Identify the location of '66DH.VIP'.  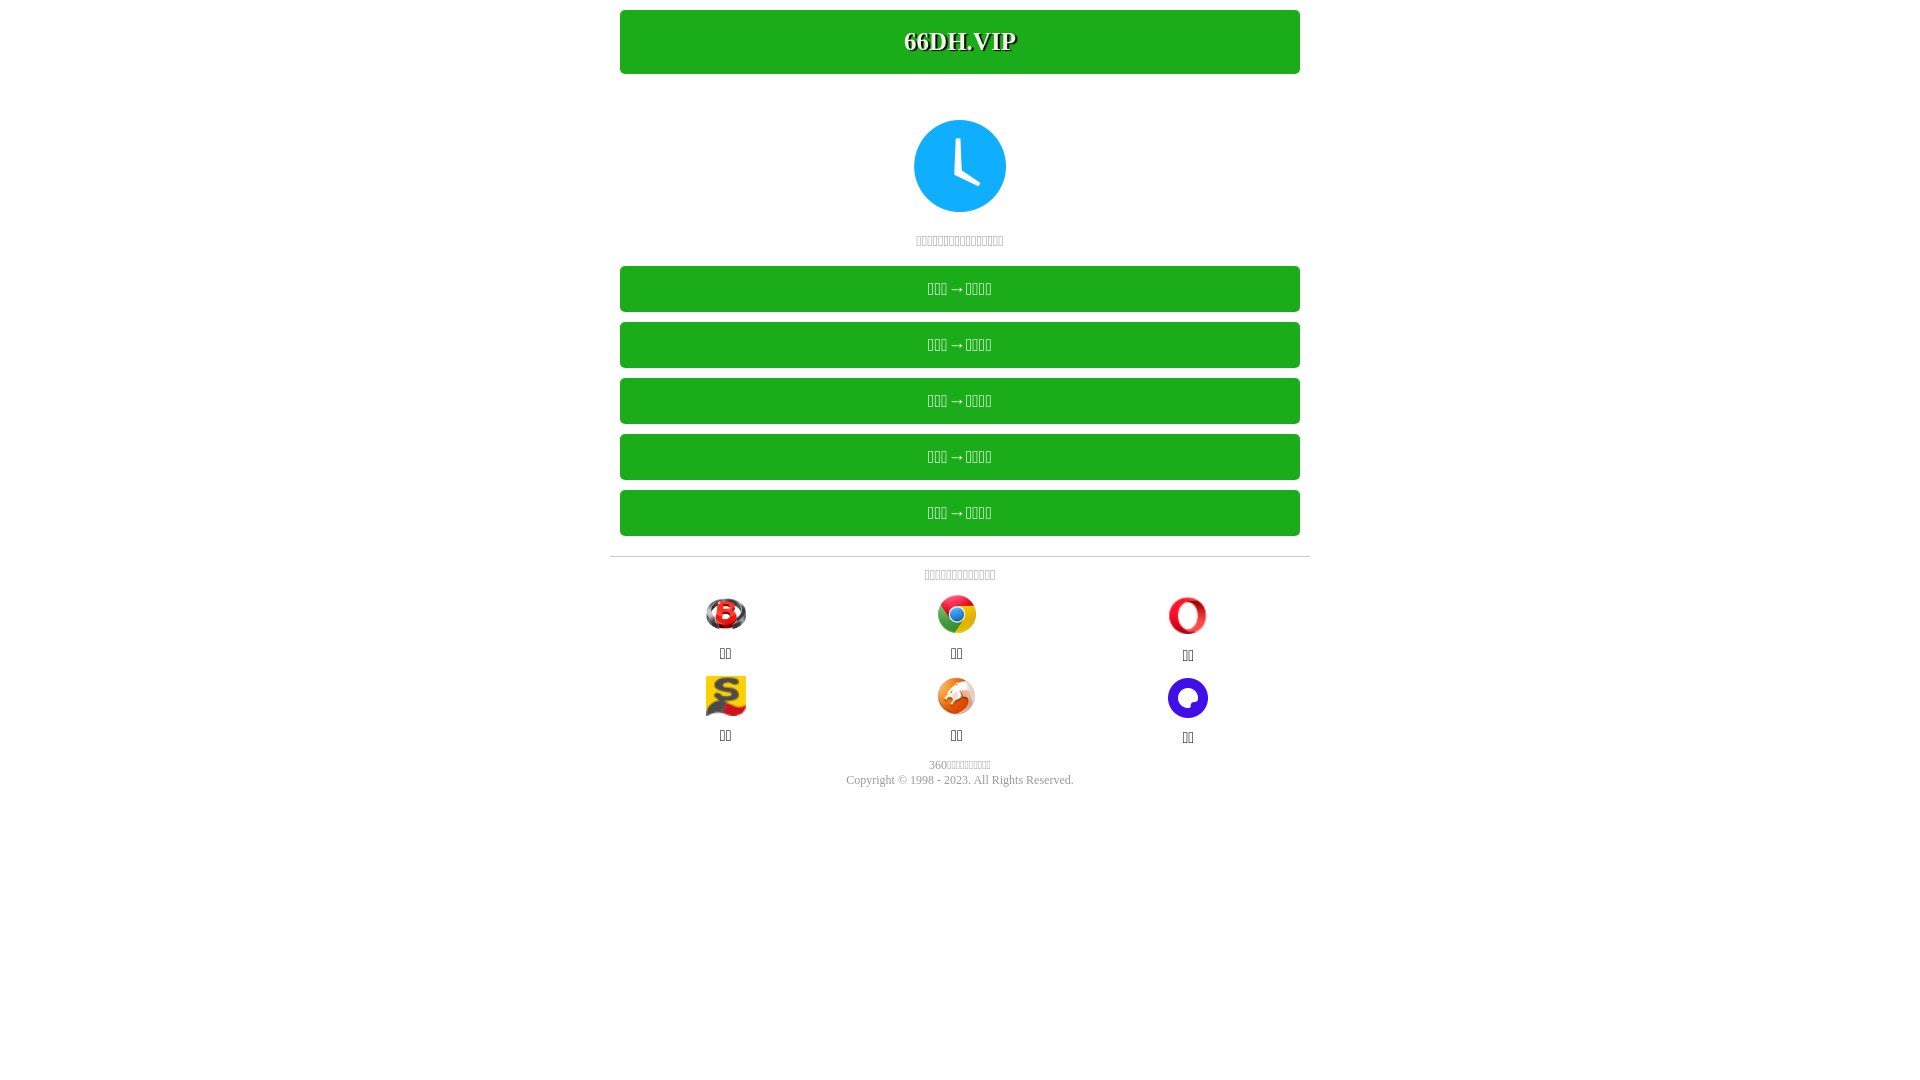
(960, 42).